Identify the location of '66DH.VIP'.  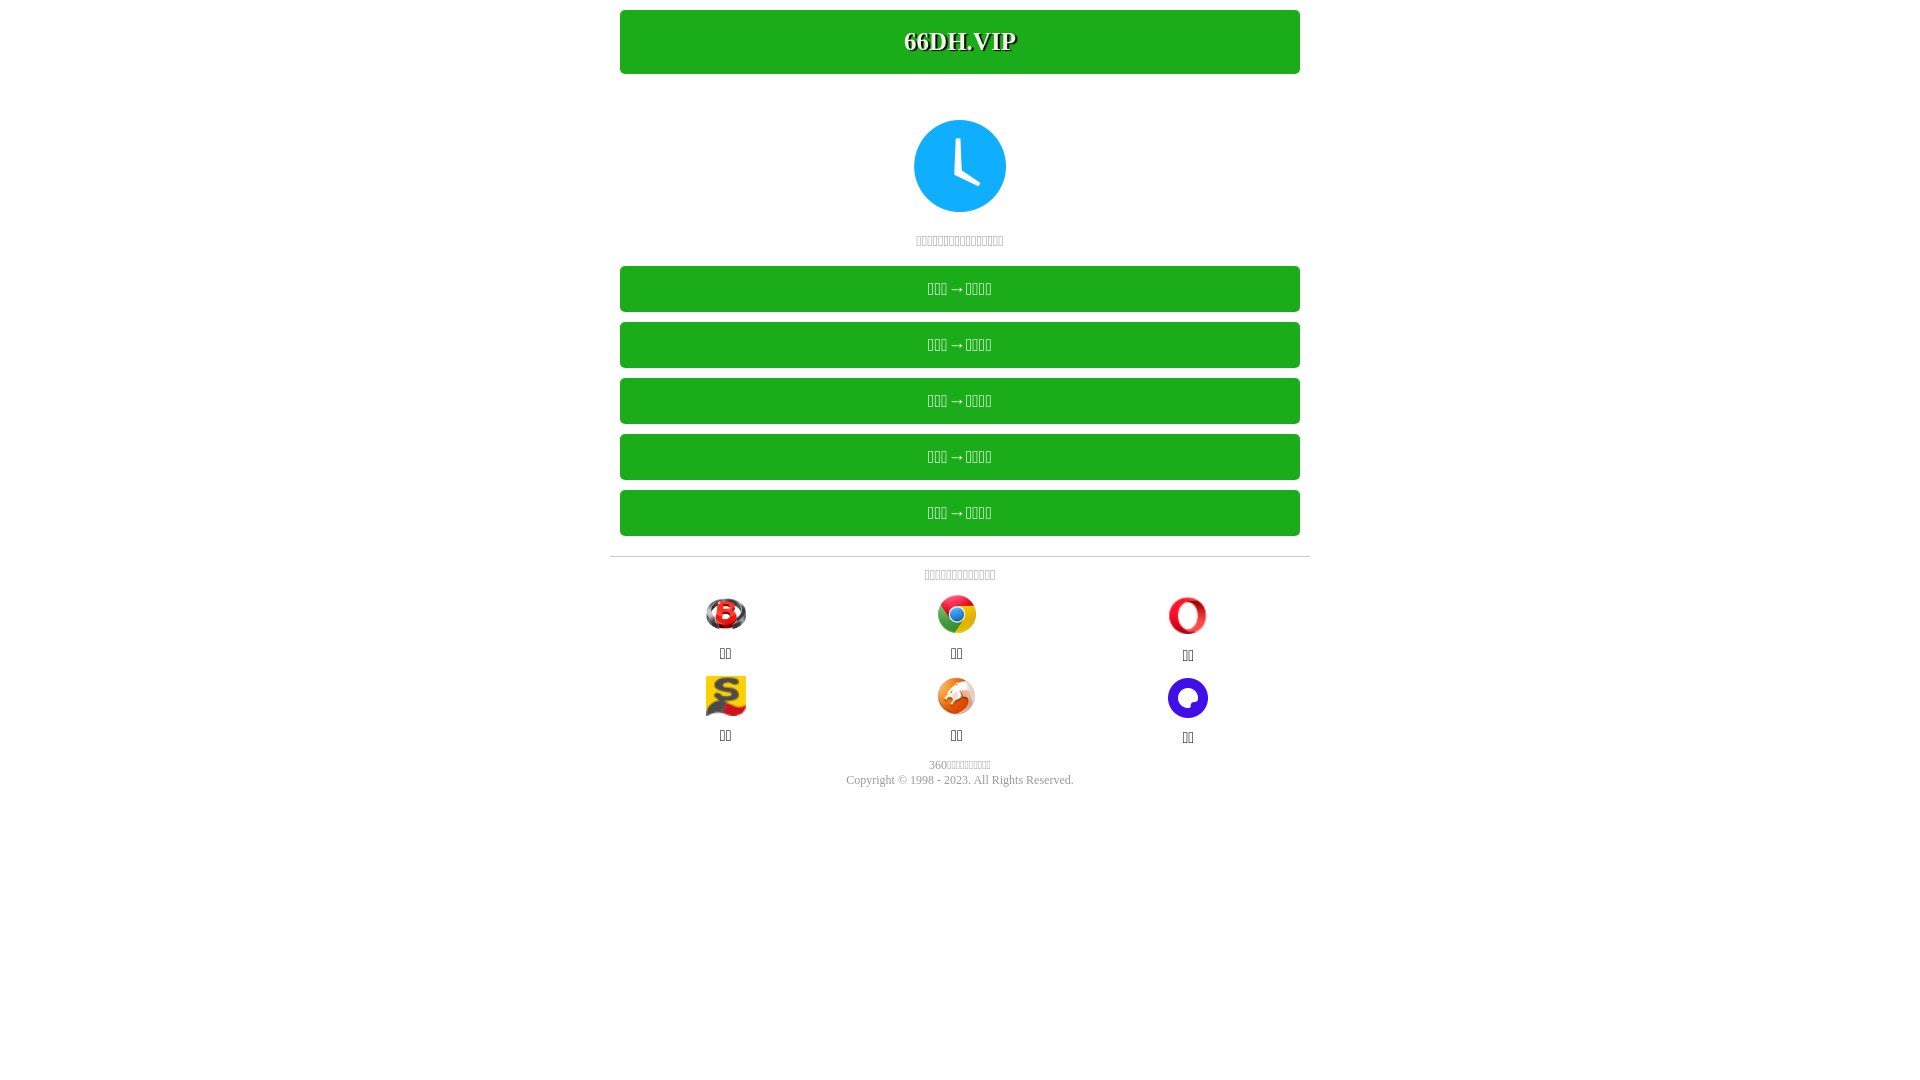
(960, 42).